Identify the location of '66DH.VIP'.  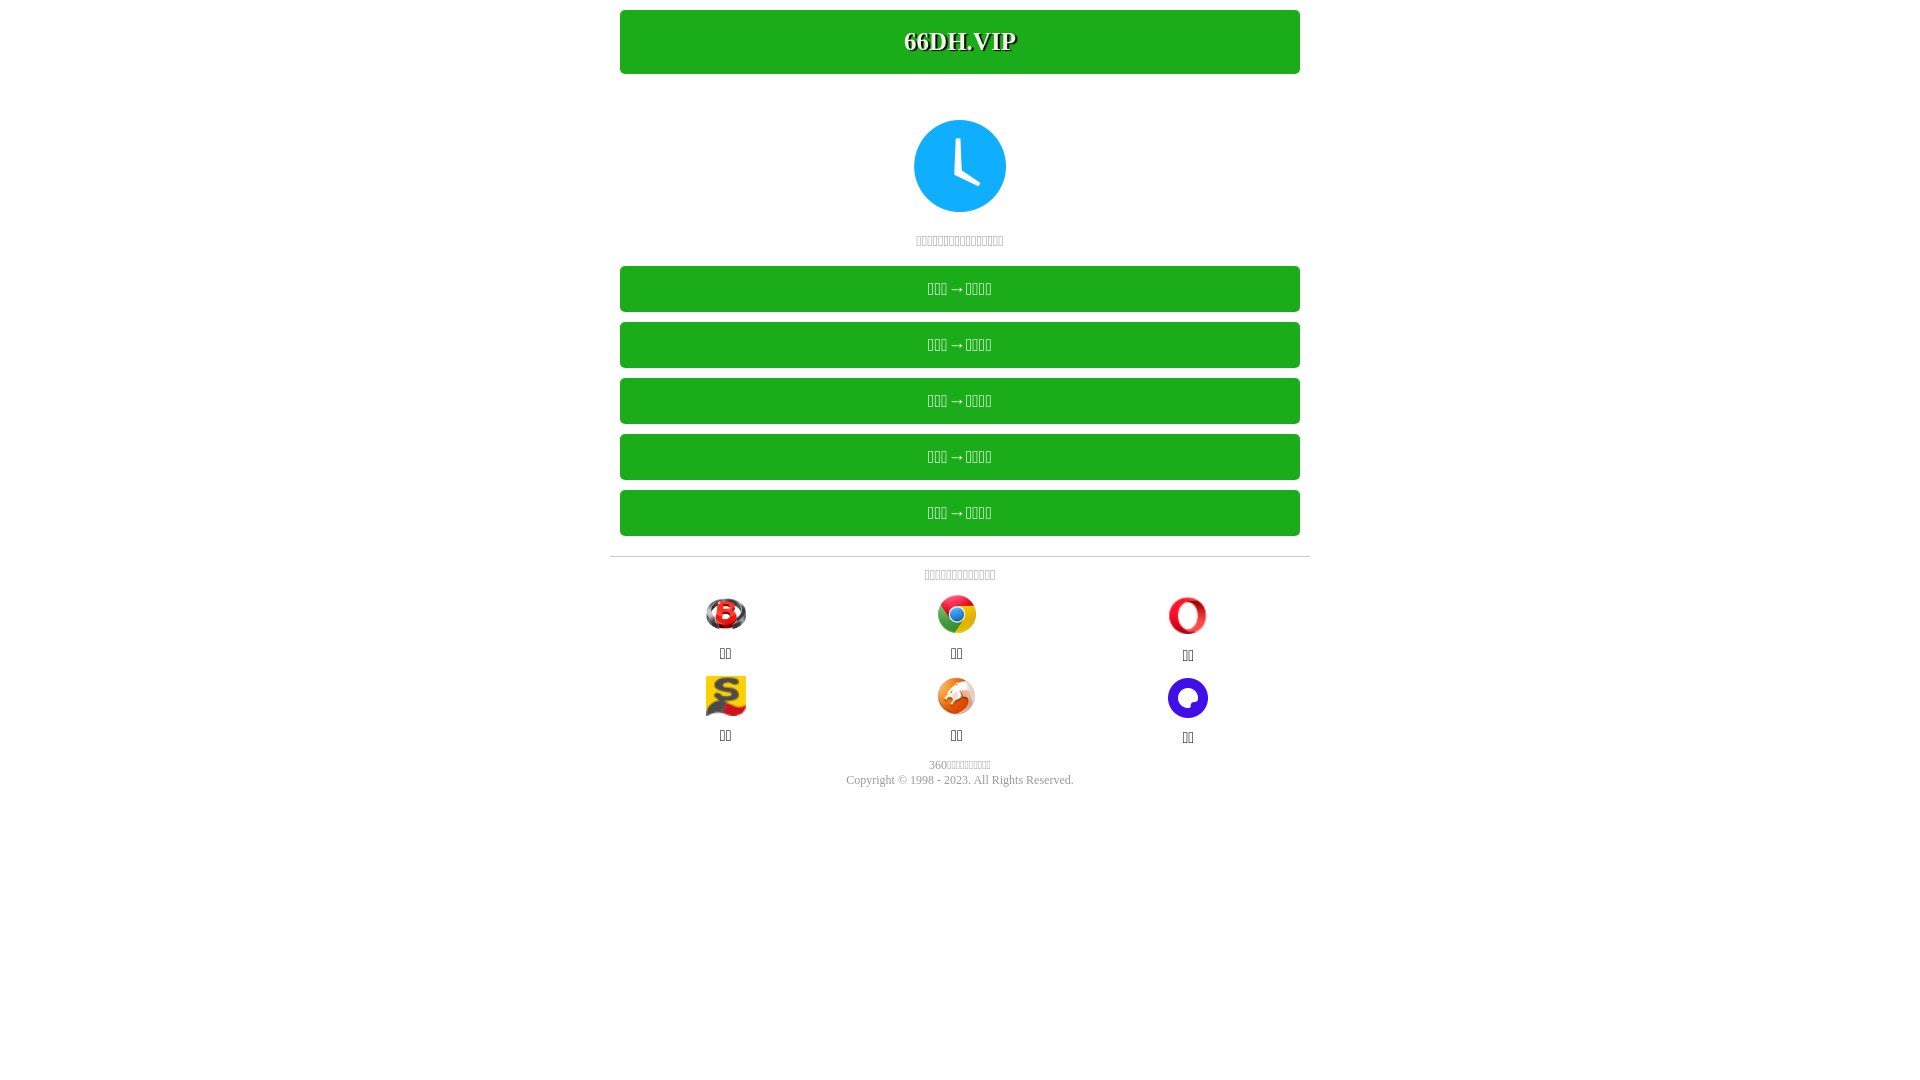
(960, 42).